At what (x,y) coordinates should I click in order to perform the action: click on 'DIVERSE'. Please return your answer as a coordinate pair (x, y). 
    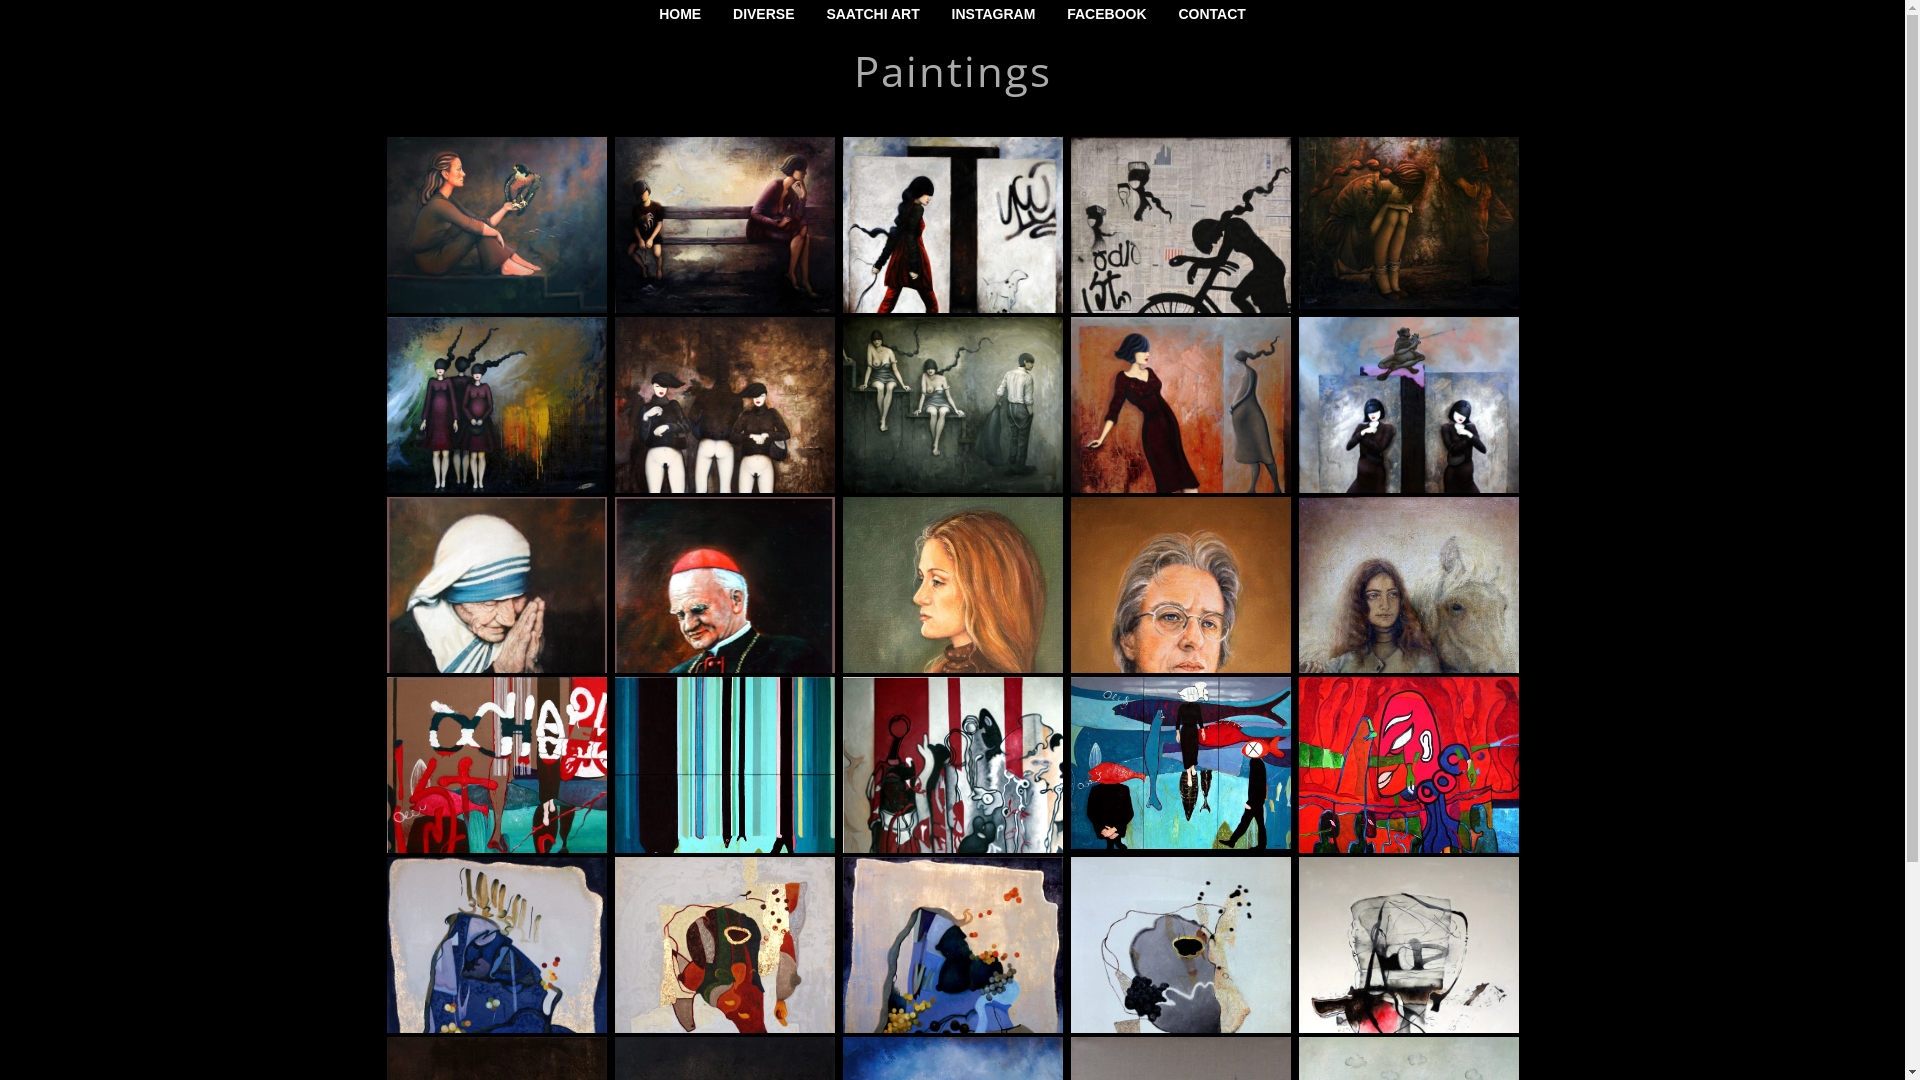
    Looking at the image, I should click on (762, 14).